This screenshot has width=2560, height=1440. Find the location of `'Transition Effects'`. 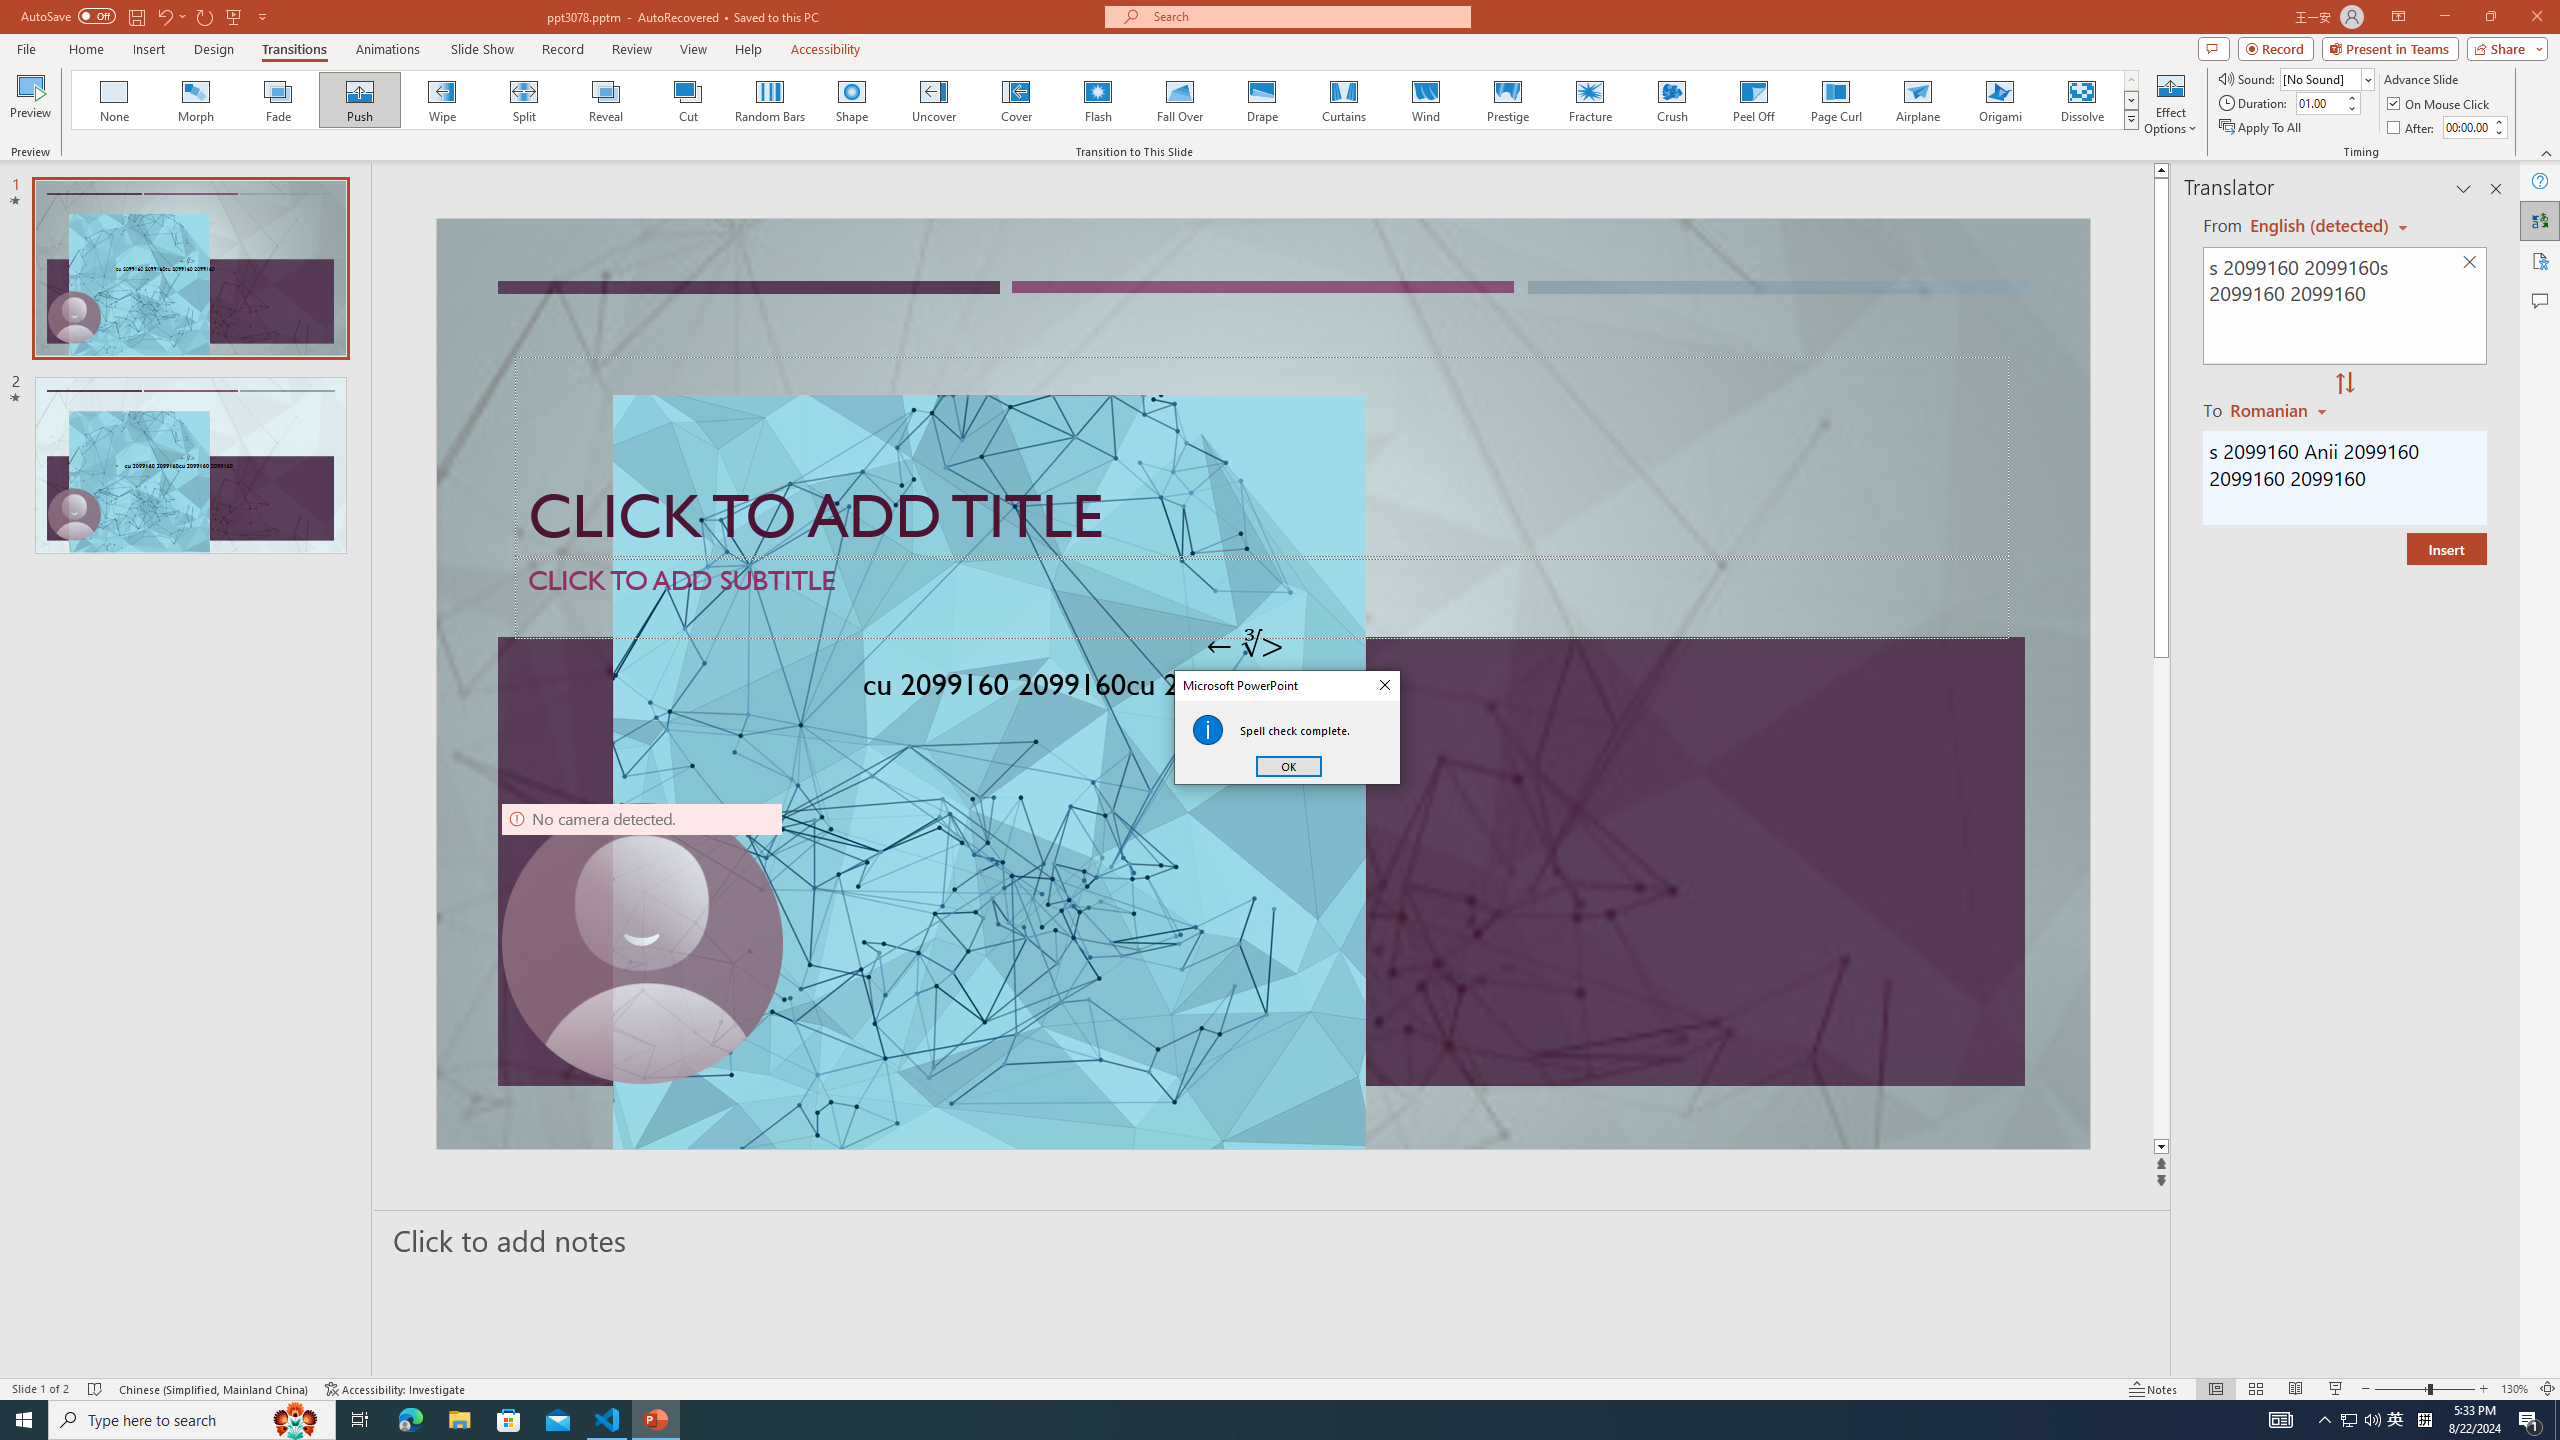

'Transition Effects' is located at coordinates (2131, 118).